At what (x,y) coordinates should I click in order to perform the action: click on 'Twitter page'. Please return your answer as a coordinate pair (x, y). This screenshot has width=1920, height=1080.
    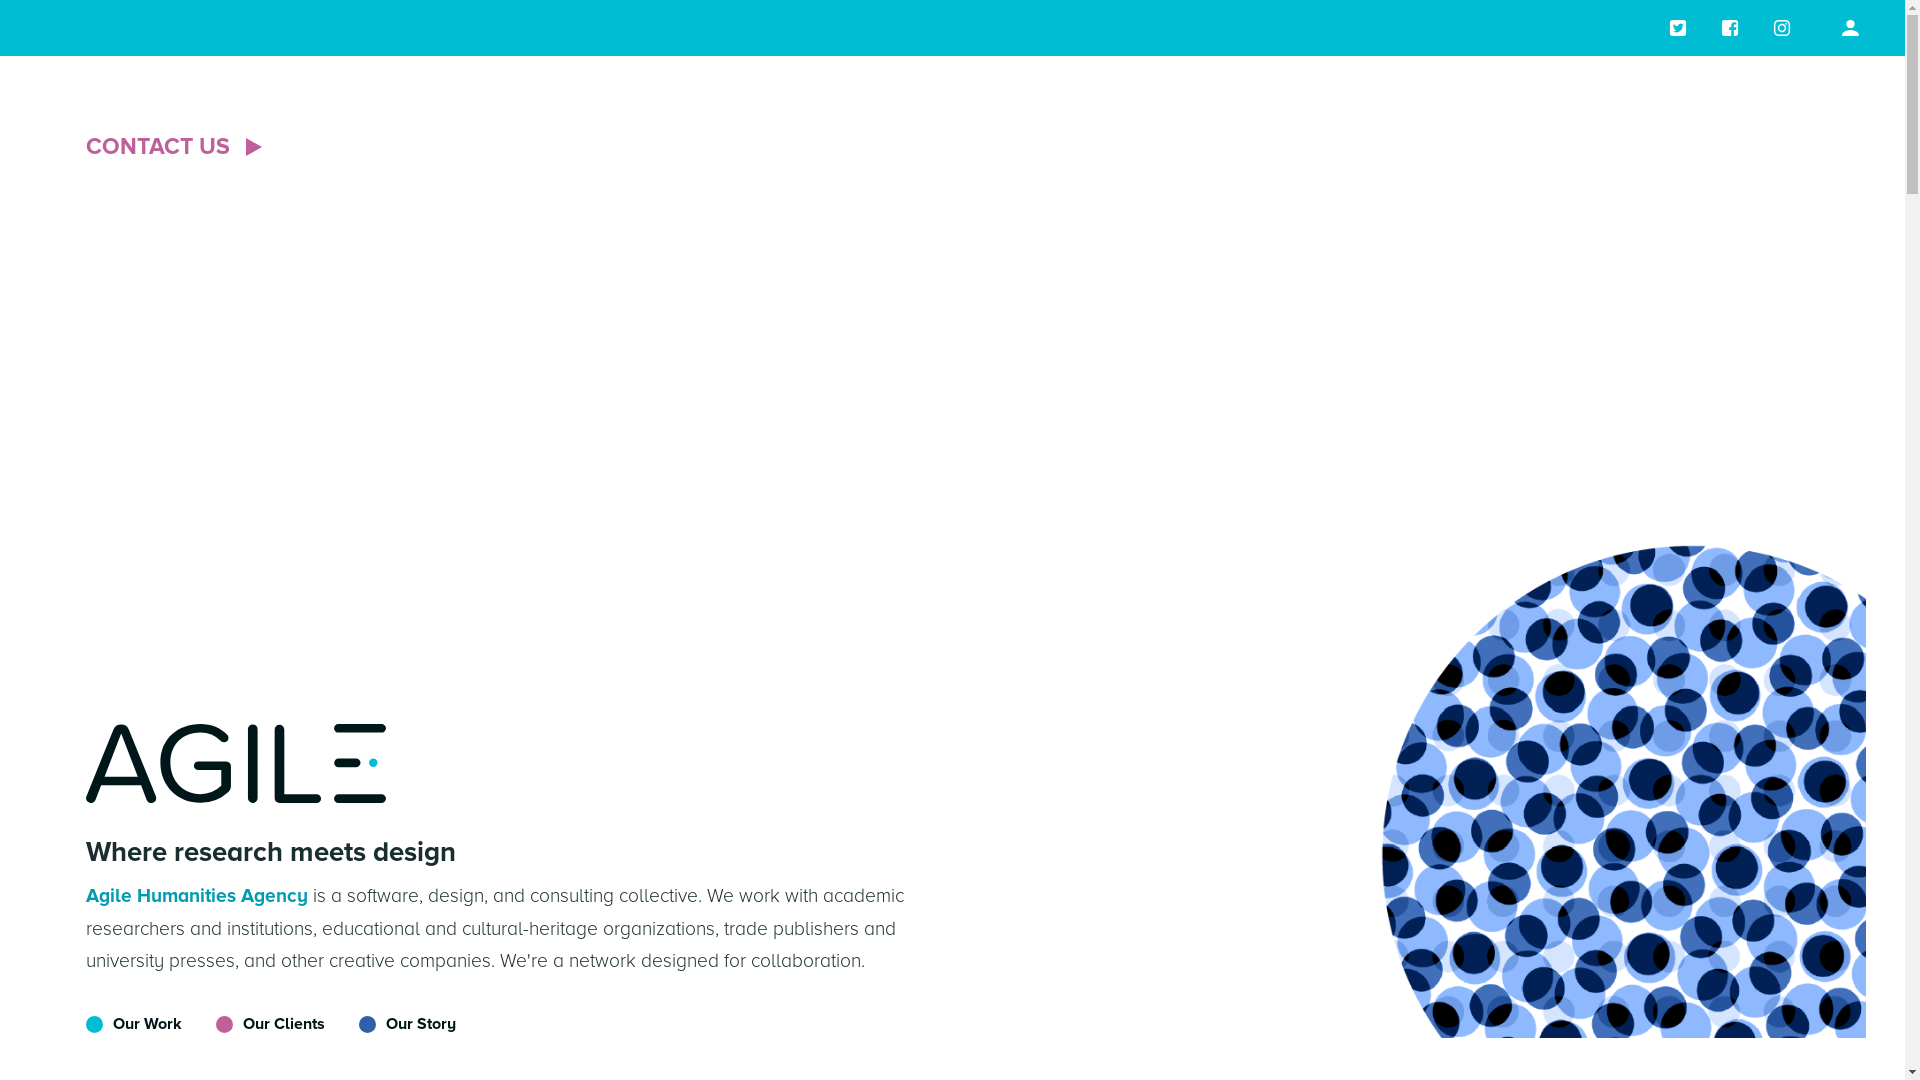
    Looking at the image, I should click on (1678, 27).